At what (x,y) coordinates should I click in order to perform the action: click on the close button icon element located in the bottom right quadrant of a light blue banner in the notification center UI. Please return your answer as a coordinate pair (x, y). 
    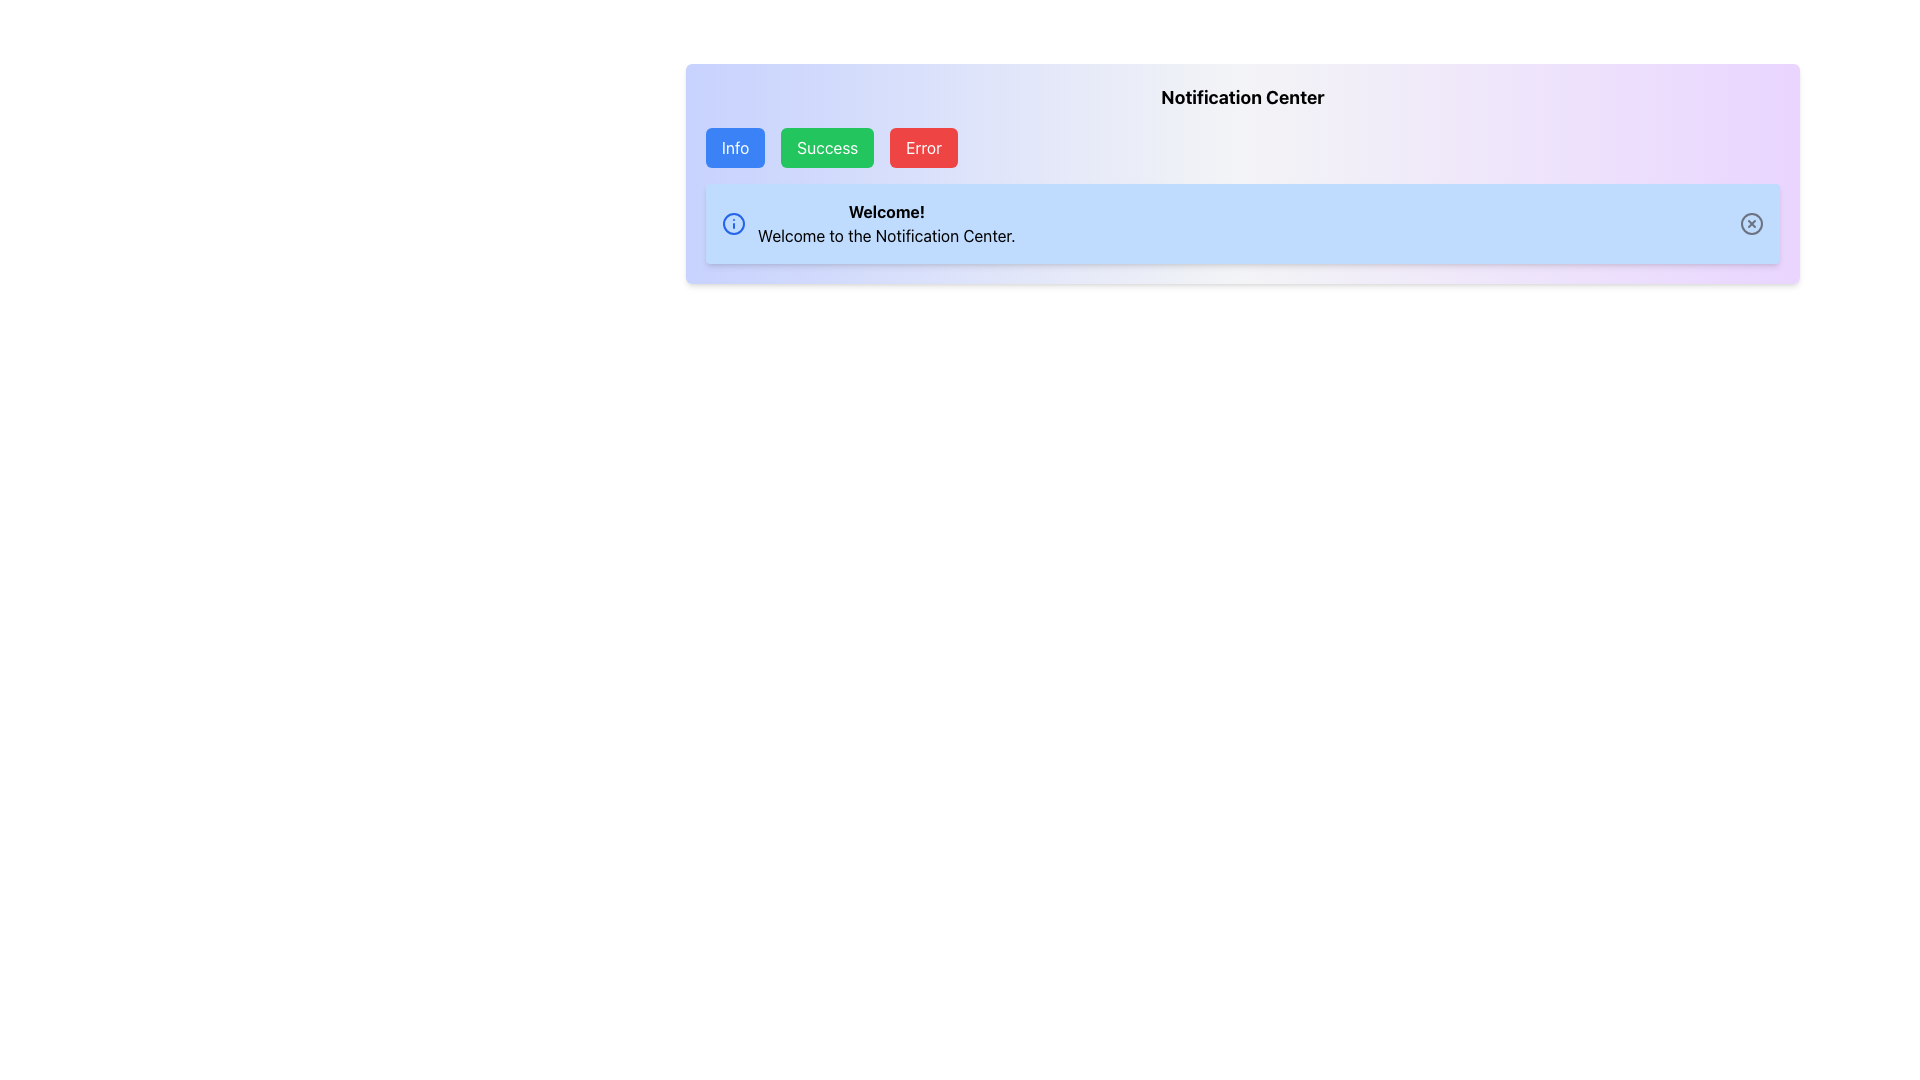
    Looking at the image, I should click on (1751, 223).